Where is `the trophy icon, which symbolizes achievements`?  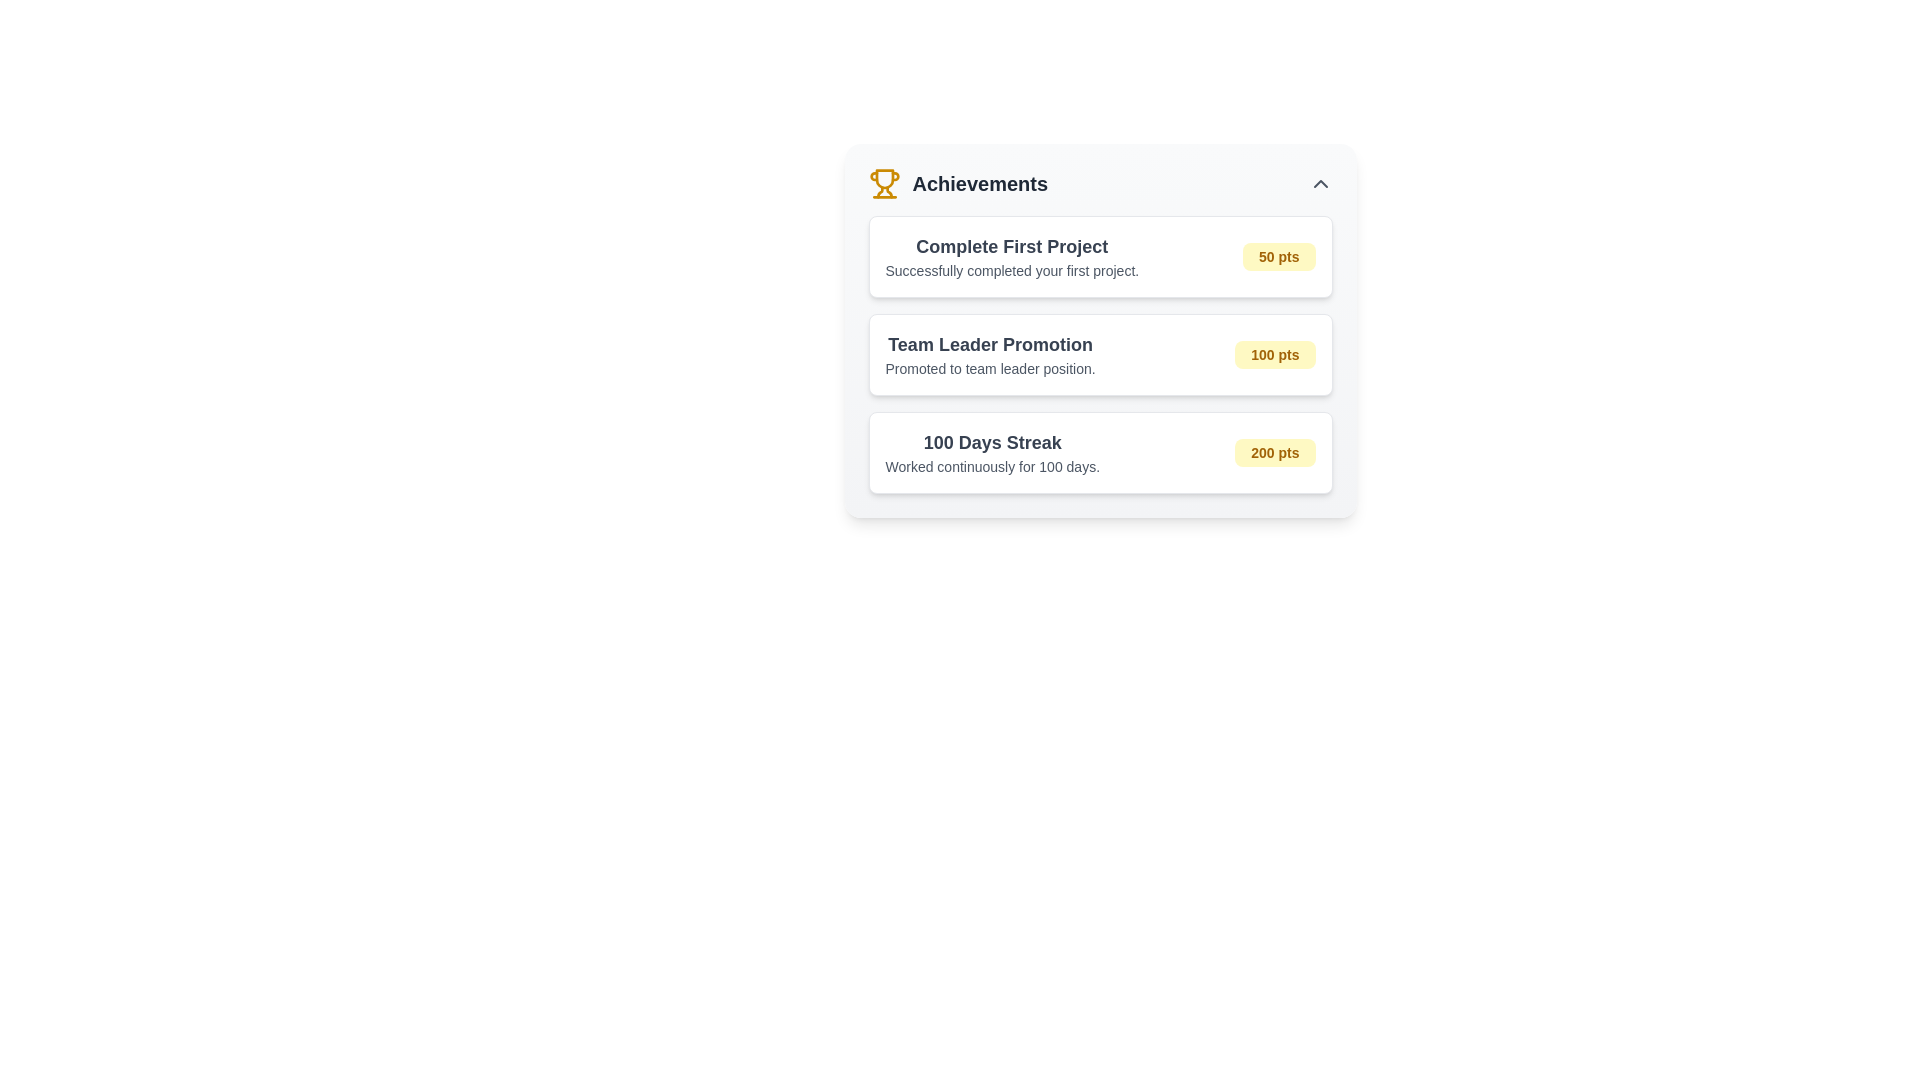 the trophy icon, which symbolizes achievements is located at coordinates (883, 184).